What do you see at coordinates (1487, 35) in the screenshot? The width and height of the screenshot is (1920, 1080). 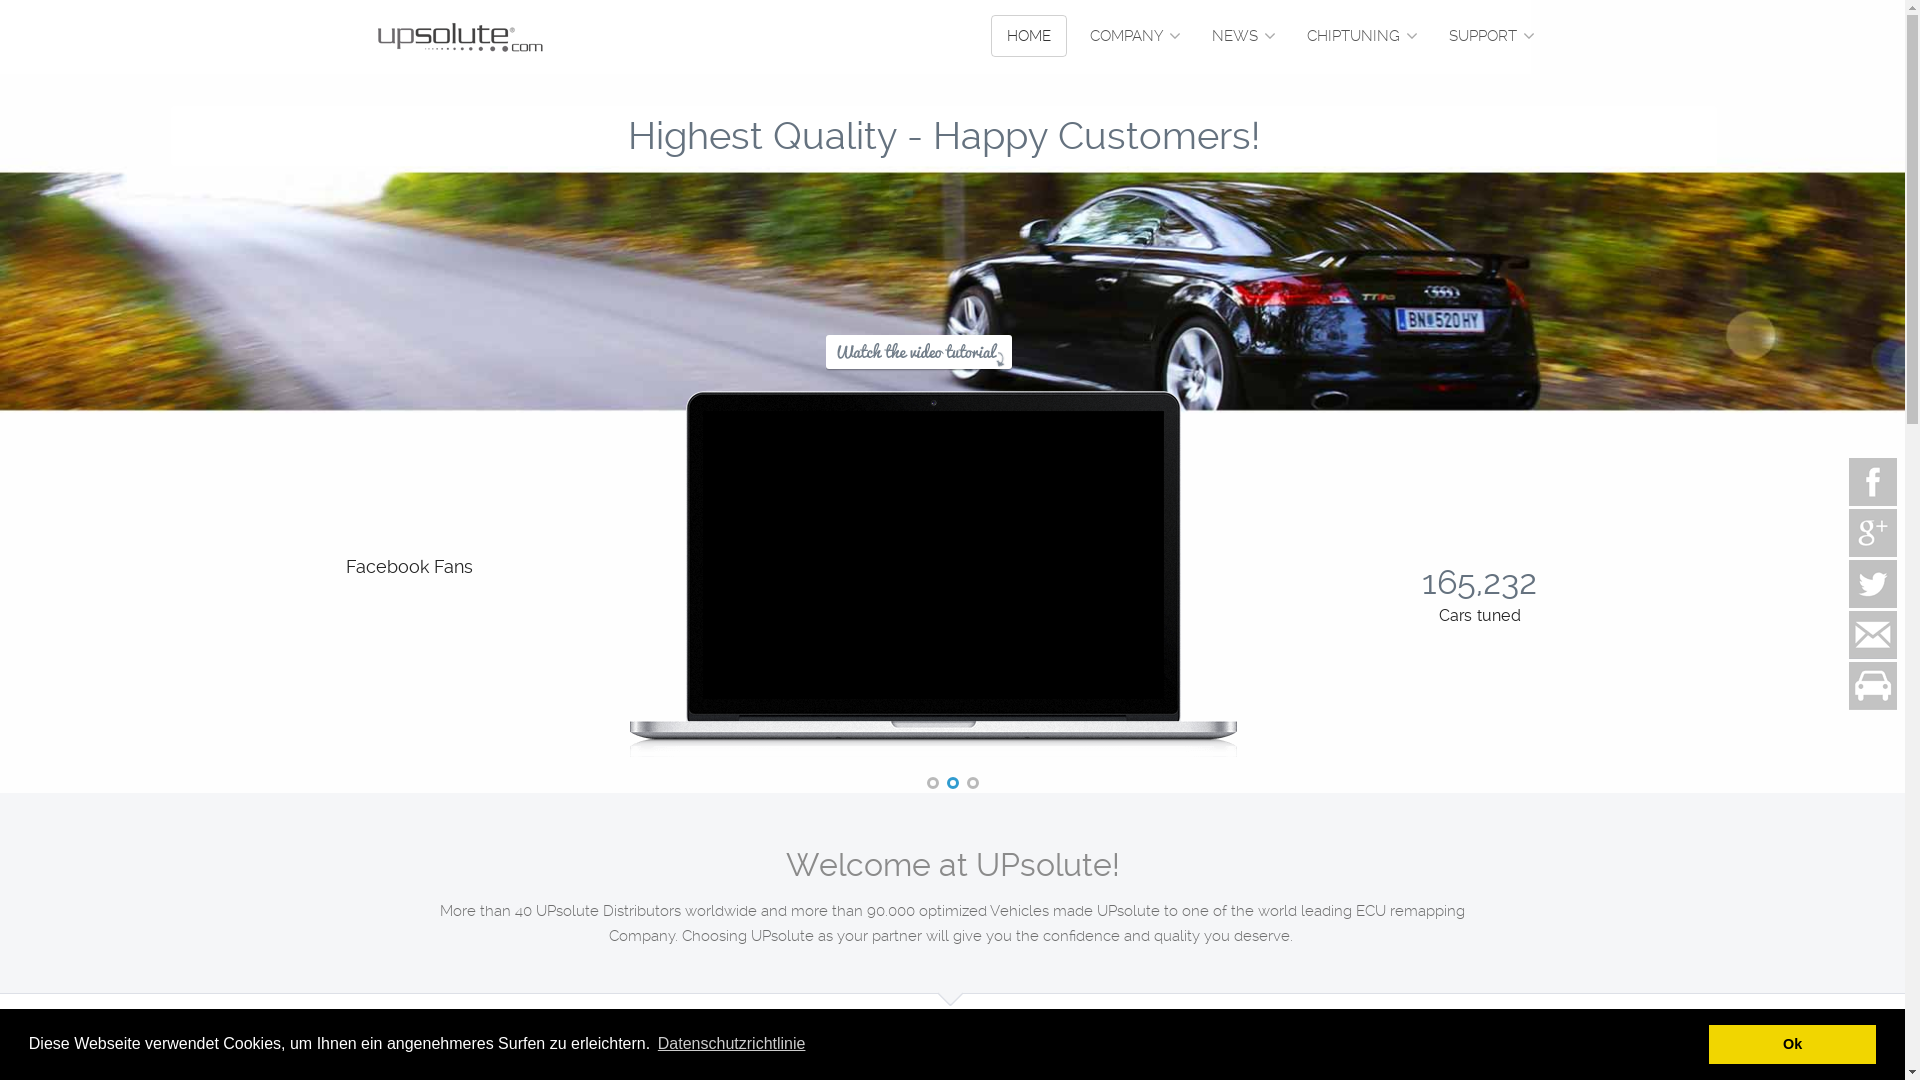 I see `'SUPPORT'` at bounding box center [1487, 35].